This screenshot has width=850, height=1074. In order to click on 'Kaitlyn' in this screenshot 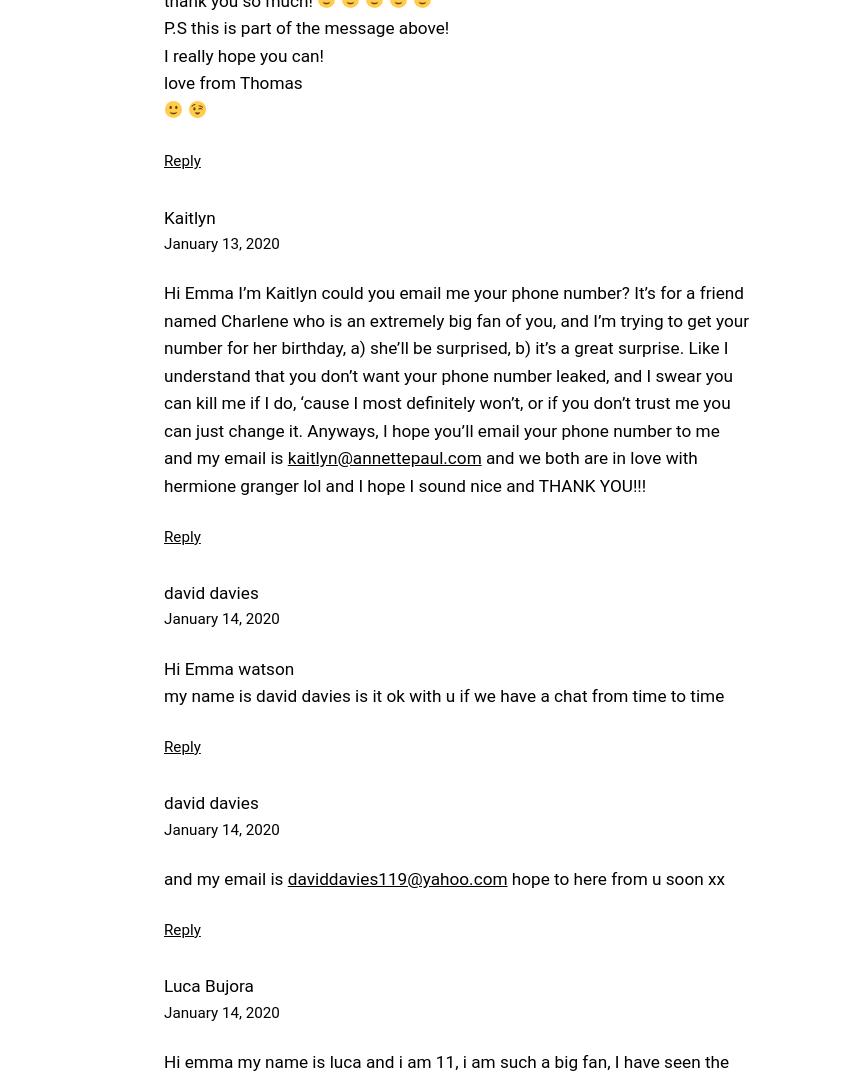, I will do `click(188, 215)`.